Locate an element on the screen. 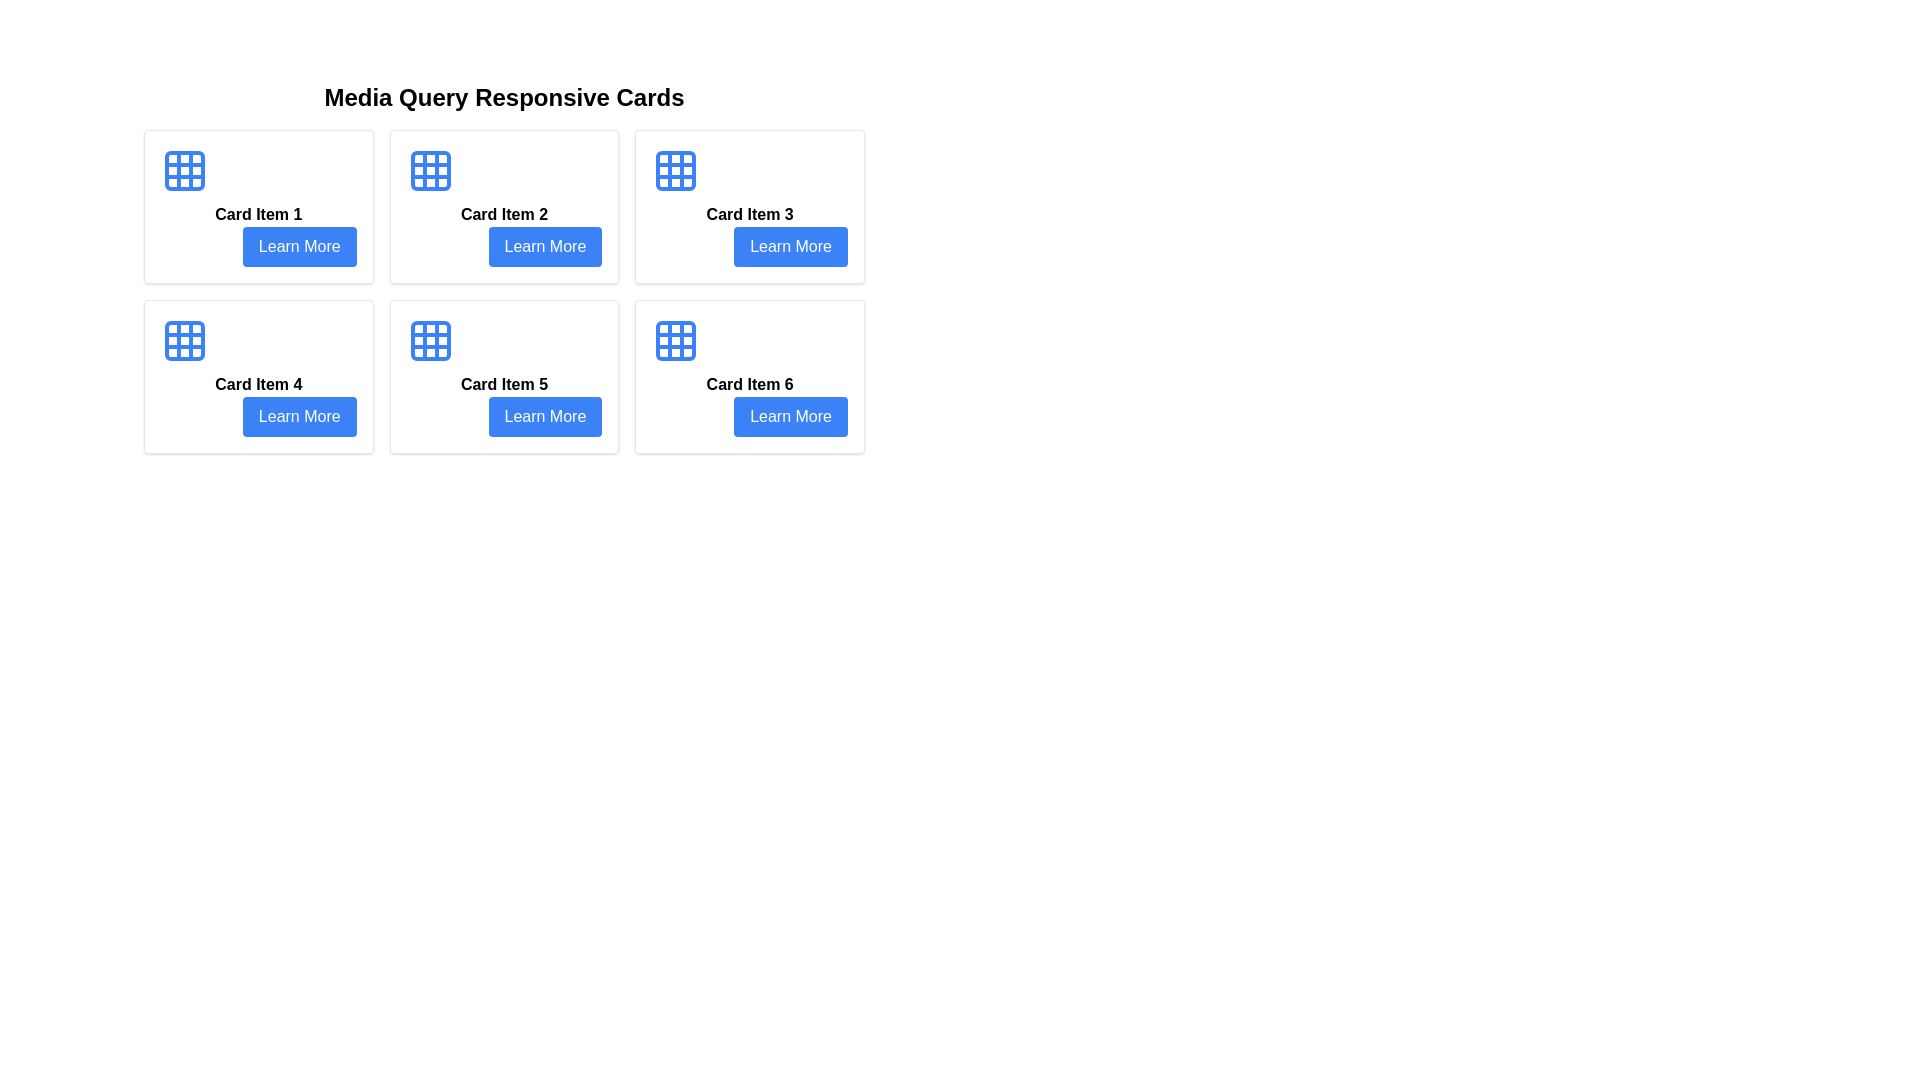 The width and height of the screenshot is (1920, 1080). the rectangular button labeled 'Learn More' with a blue background located in the bottom-right corner of Card Item 2 is located at coordinates (545, 245).